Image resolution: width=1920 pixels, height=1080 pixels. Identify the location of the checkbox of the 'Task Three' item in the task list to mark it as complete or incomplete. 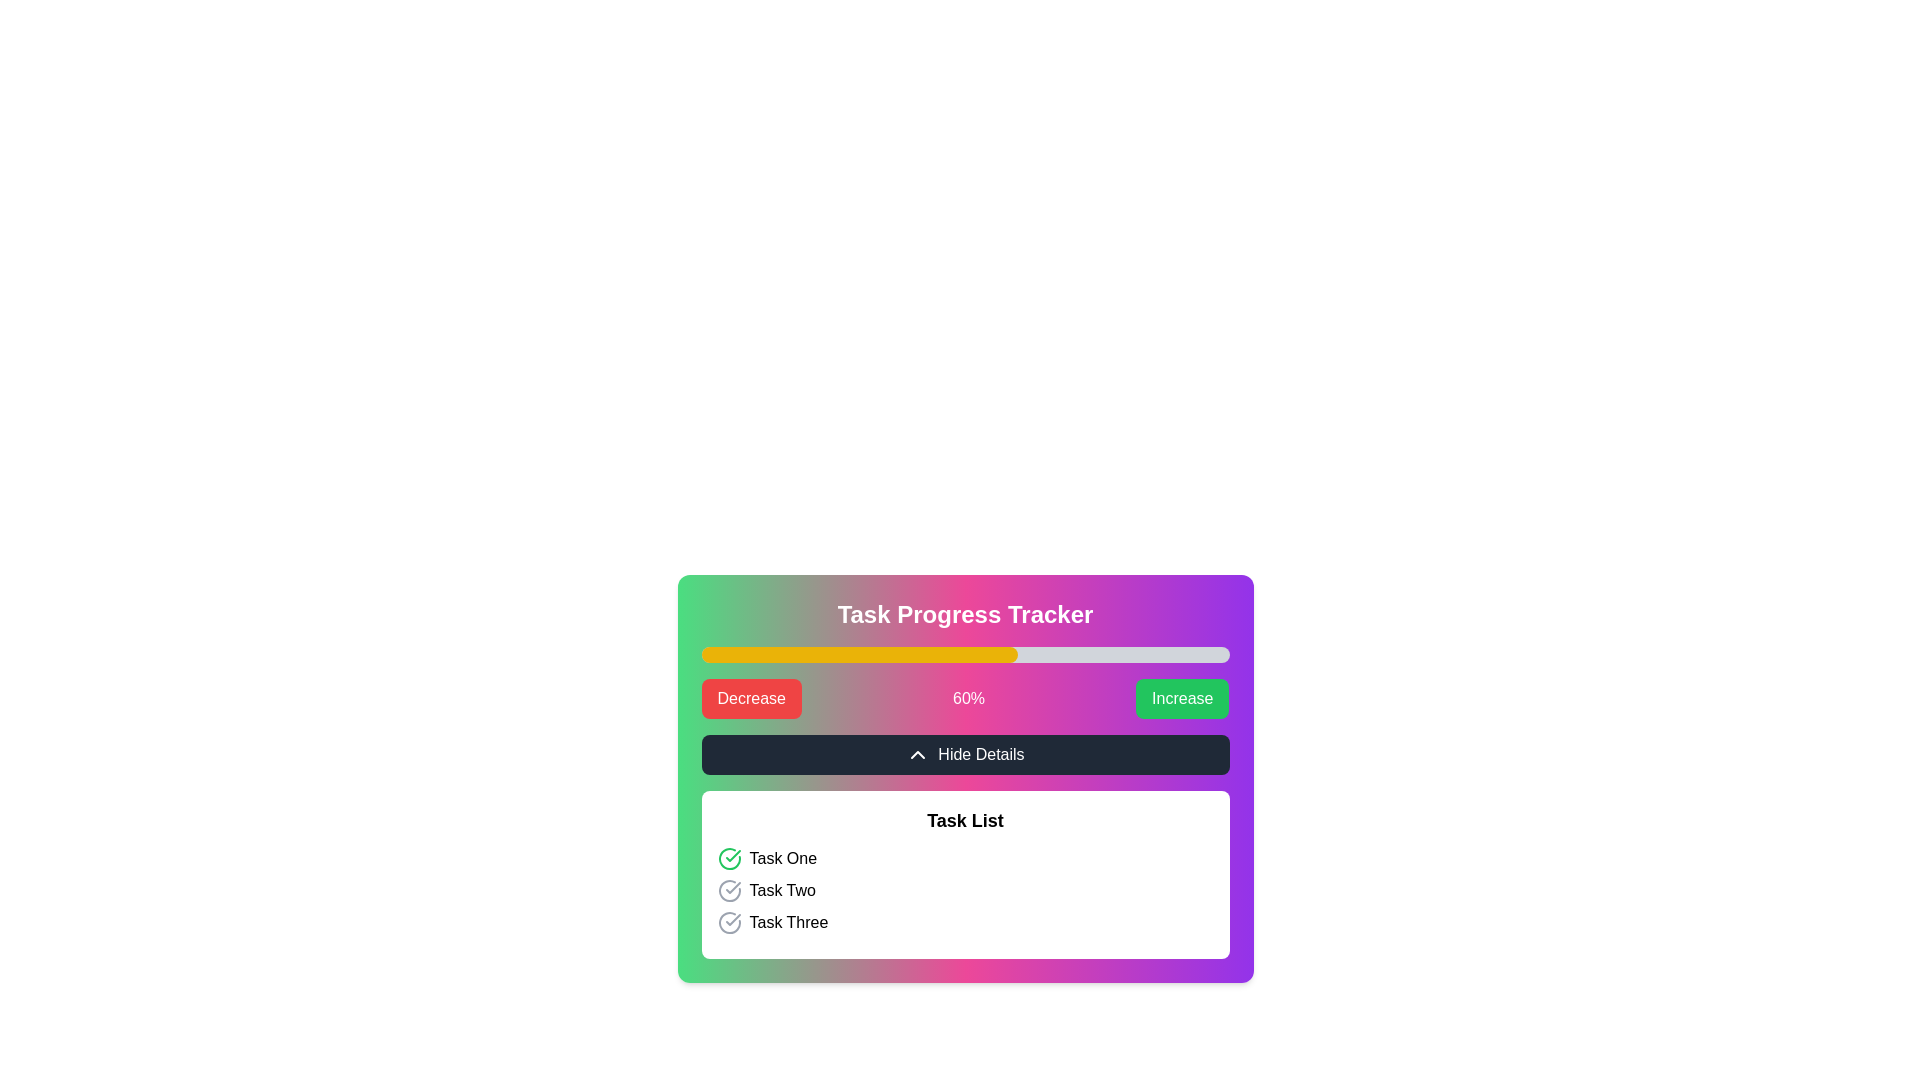
(965, 922).